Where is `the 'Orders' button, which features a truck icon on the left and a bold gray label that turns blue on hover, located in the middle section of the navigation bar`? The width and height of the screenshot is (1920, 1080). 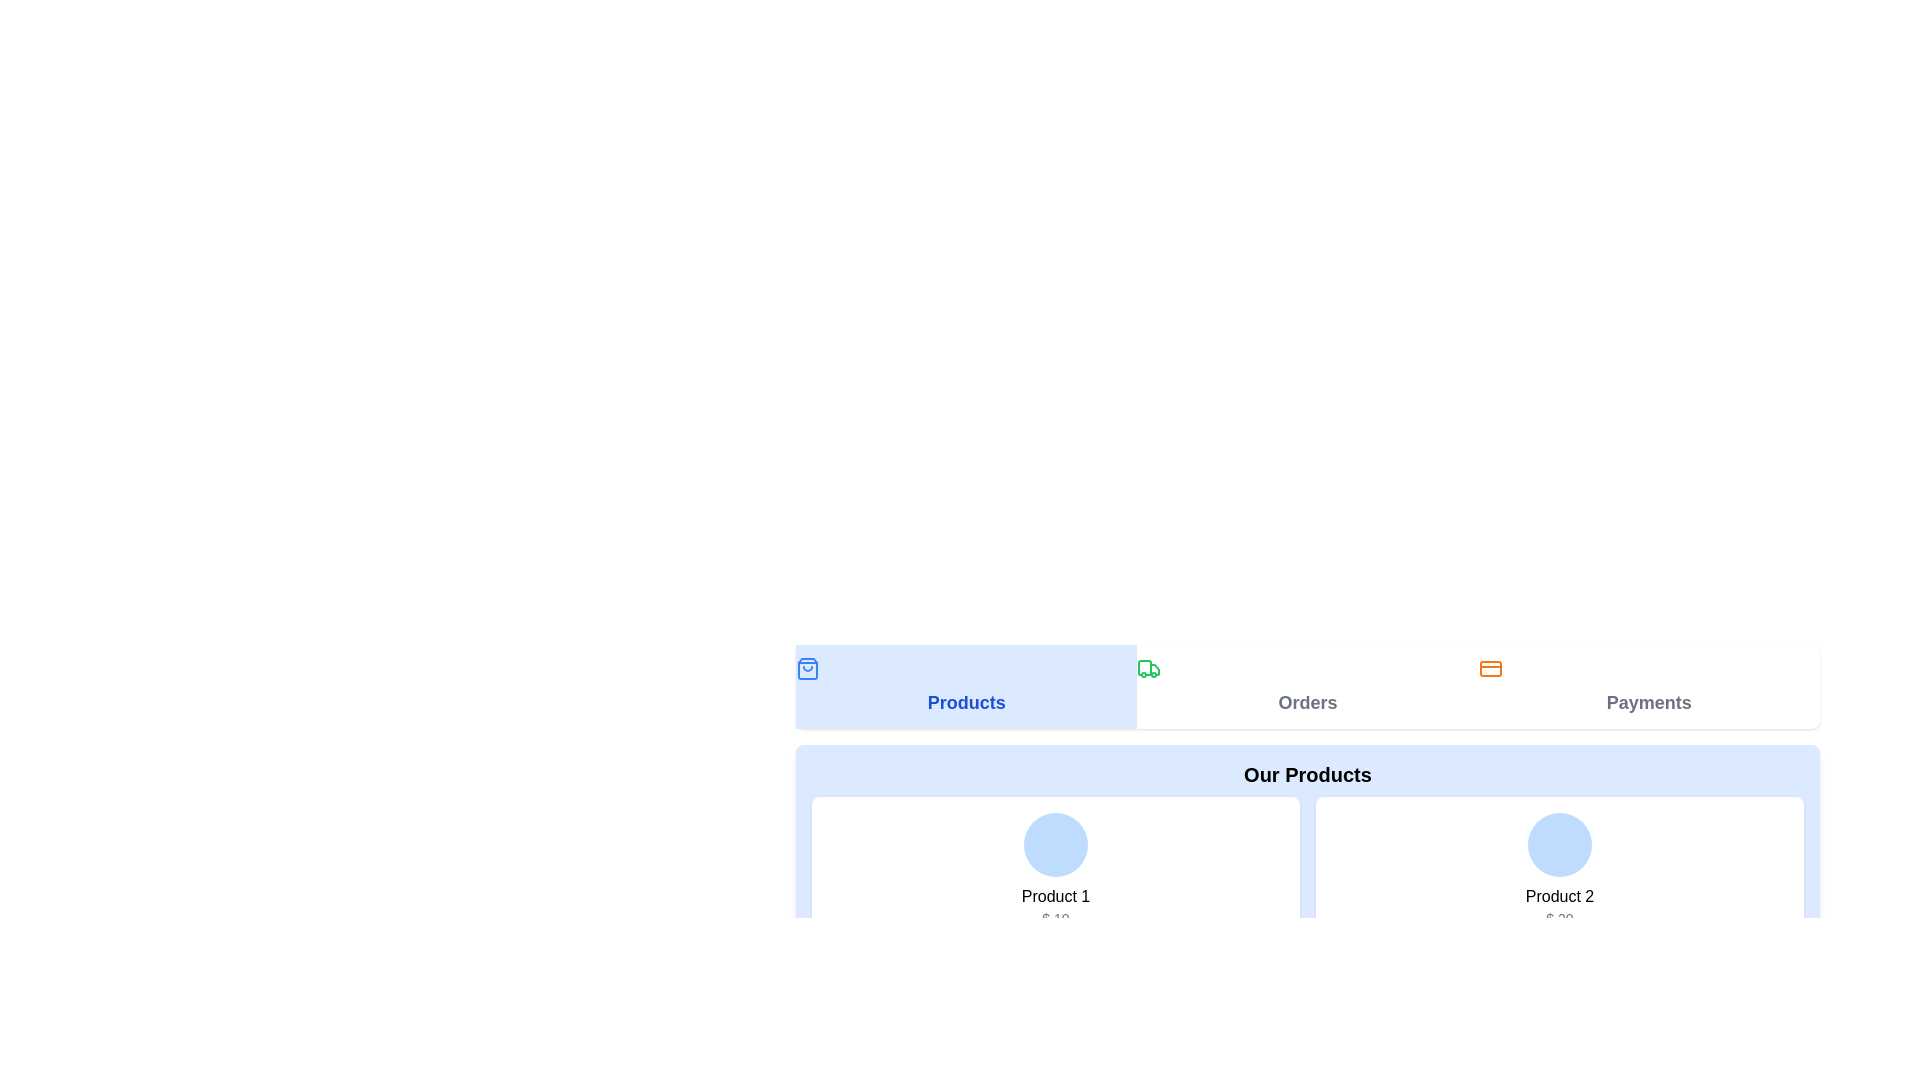
the 'Orders' button, which features a truck icon on the left and a bold gray label that turns blue on hover, located in the middle section of the navigation bar is located at coordinates (1307, 685).